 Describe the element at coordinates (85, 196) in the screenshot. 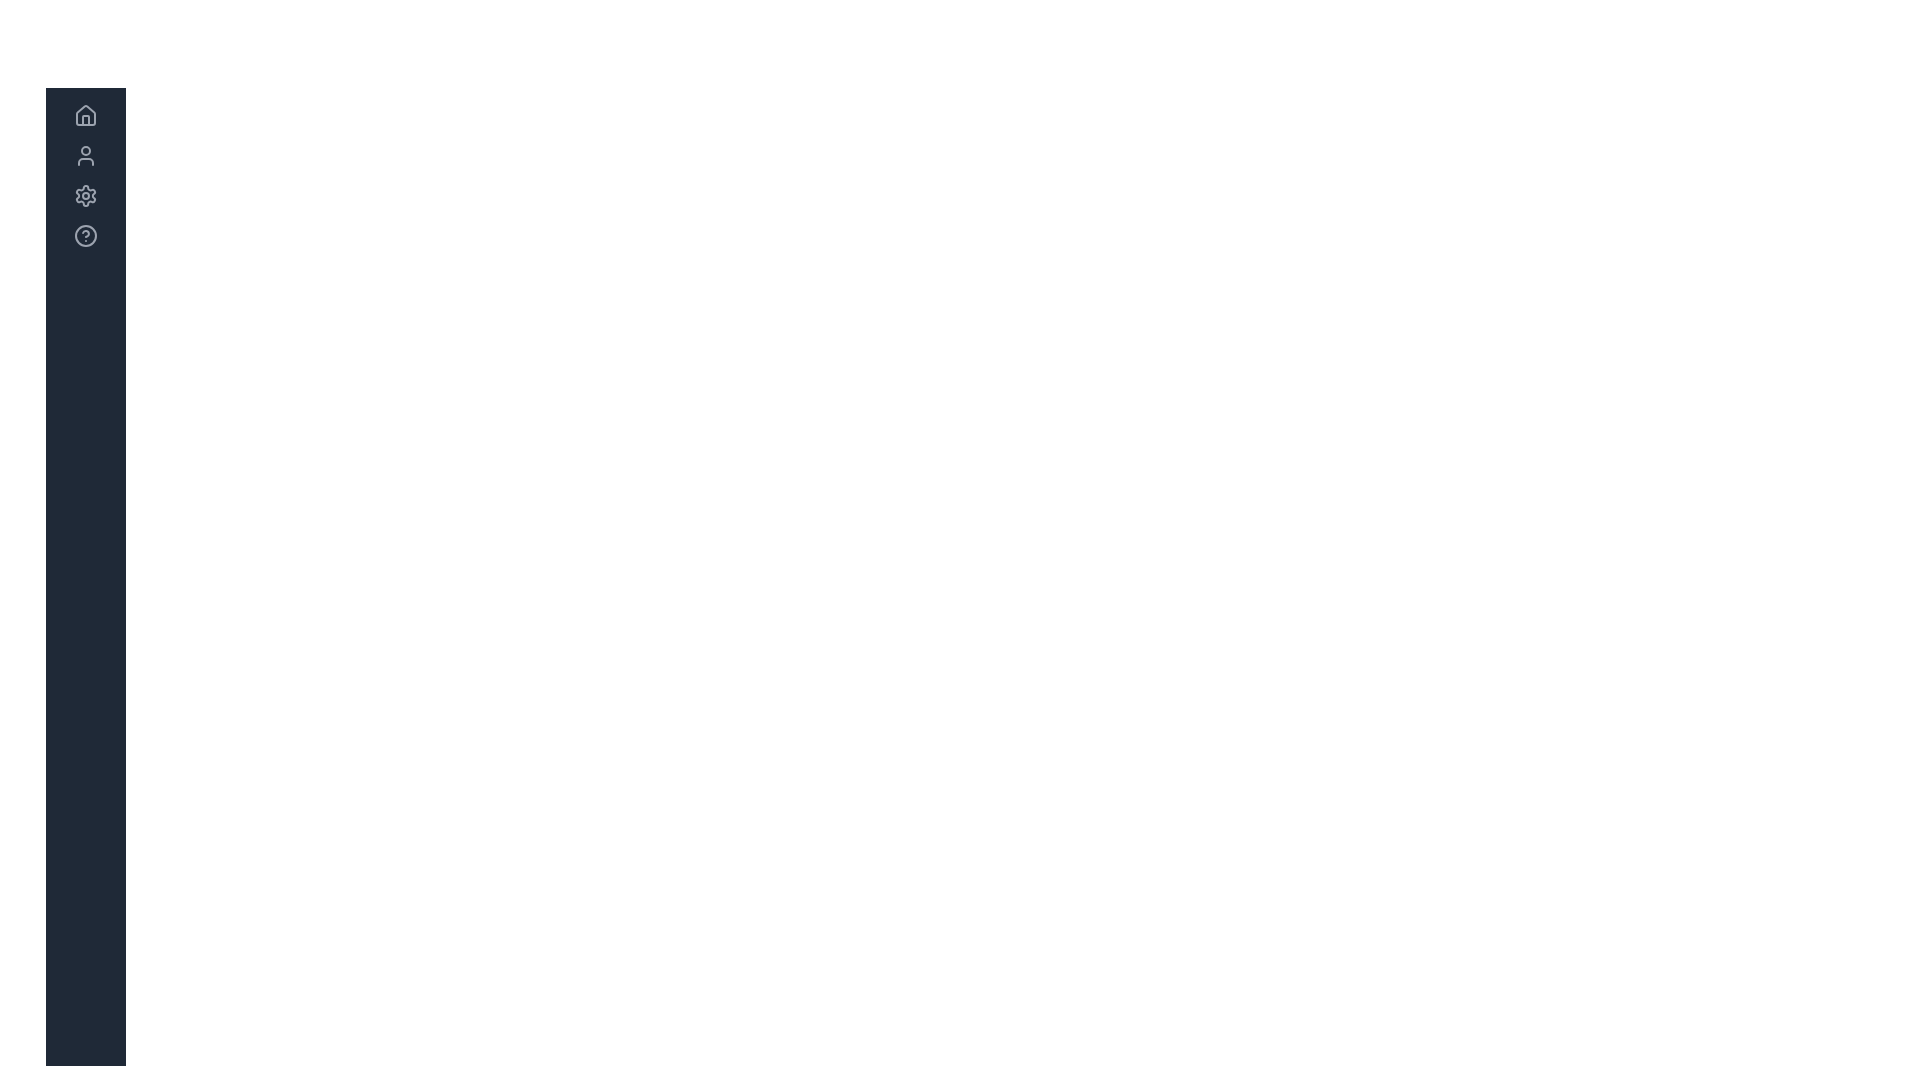

I see `the gear icon in the vertical panel of icons` at that location.